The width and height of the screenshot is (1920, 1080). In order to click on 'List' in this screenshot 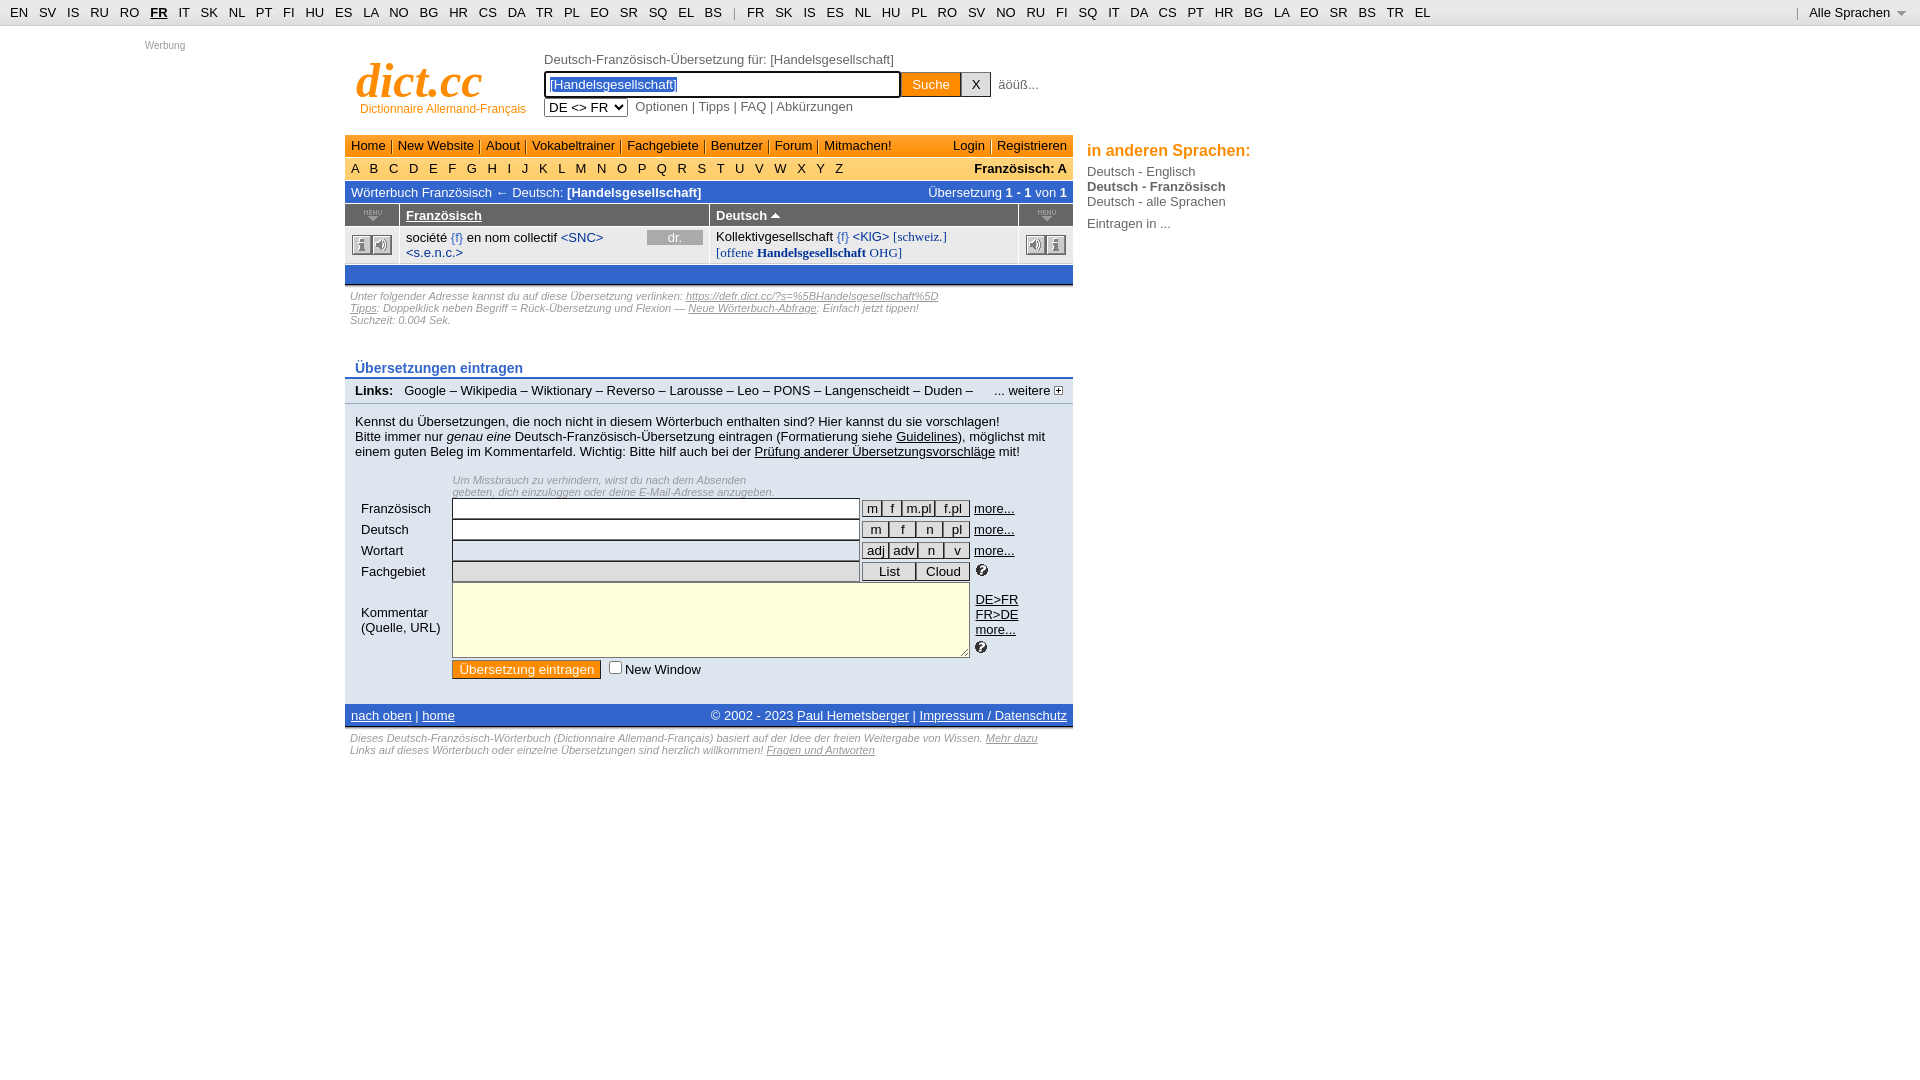, I will do `click(887, 571)`.